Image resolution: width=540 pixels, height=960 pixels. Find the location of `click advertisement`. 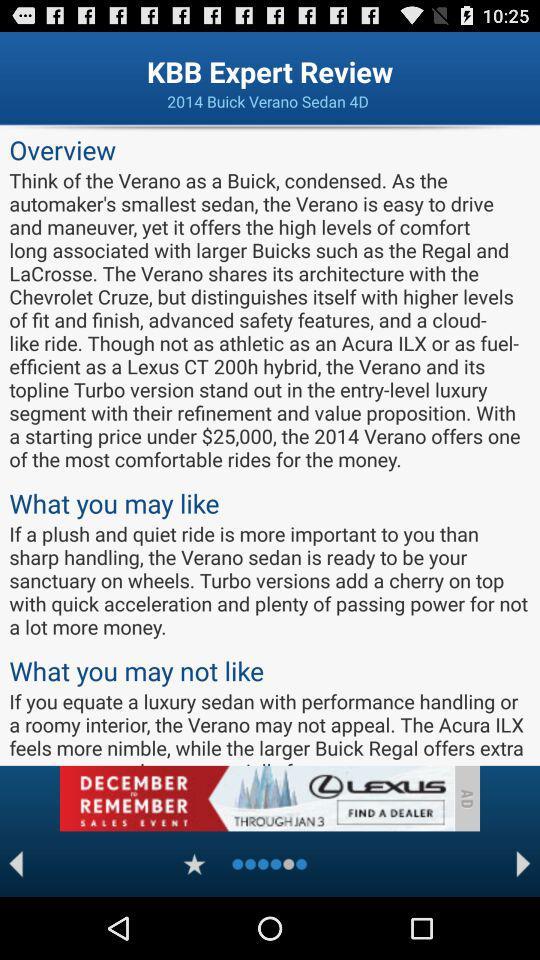

click advertisement is located at coordinates (256, 798).